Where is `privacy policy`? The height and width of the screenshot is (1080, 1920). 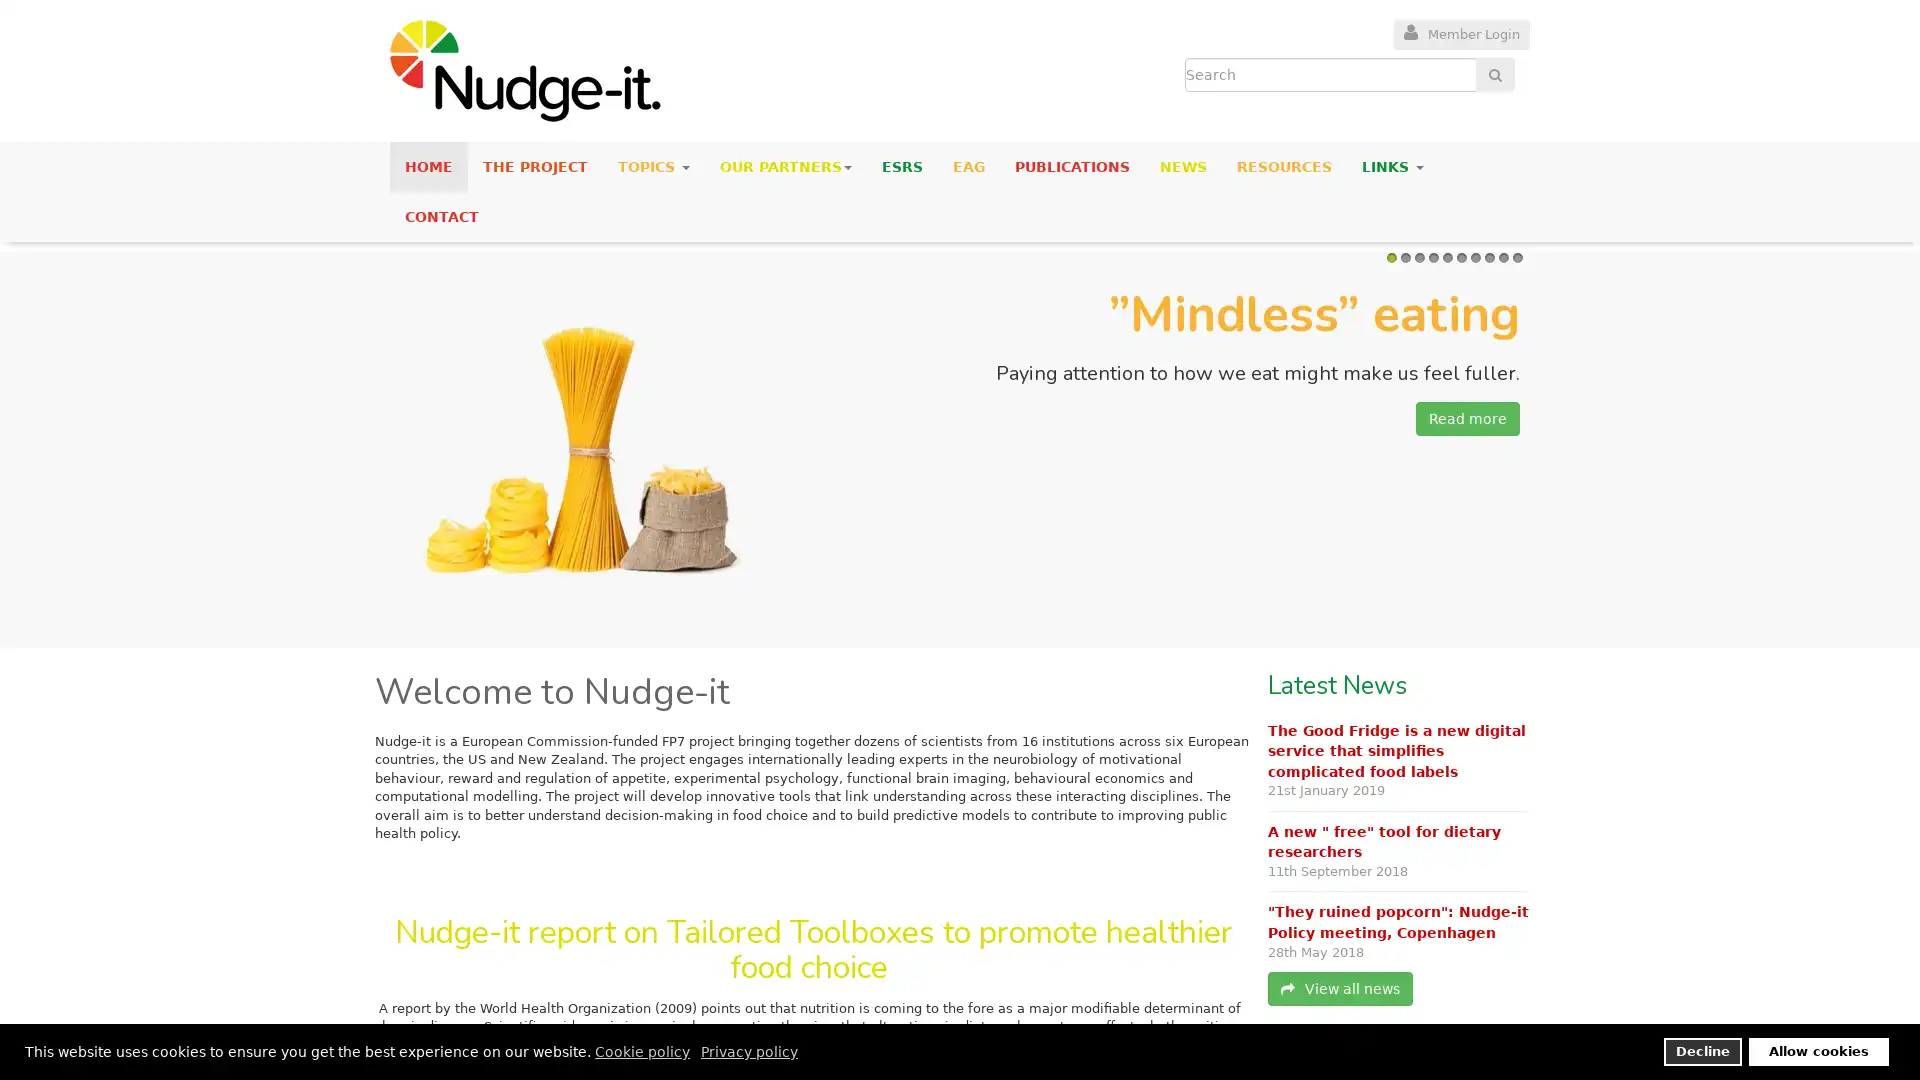 privacy policy is located at coordinates (748, 1050).